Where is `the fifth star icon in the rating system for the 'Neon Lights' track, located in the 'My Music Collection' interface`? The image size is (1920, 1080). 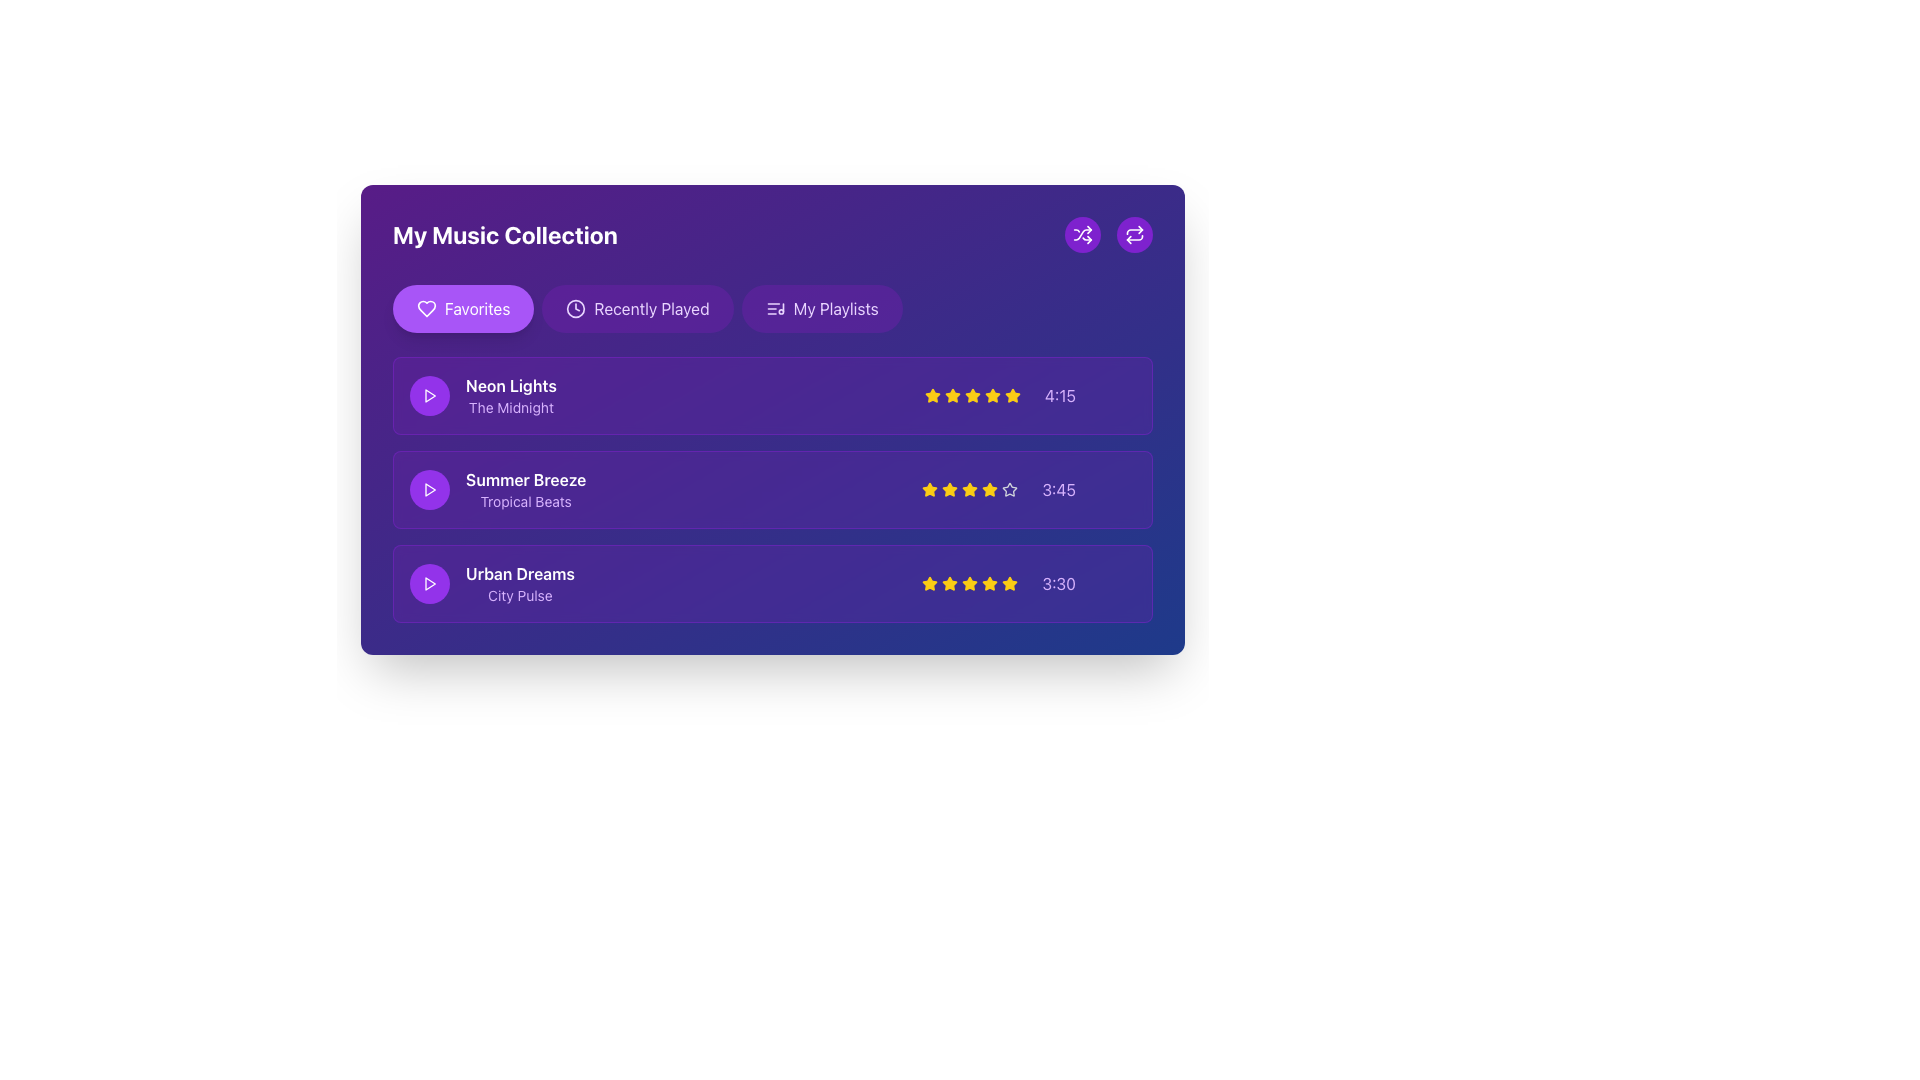 the fifth star icon in the rating system for the 'Neon Lights' track, located in the 'My Music Collection' interface is located at coordinates (992, 396).